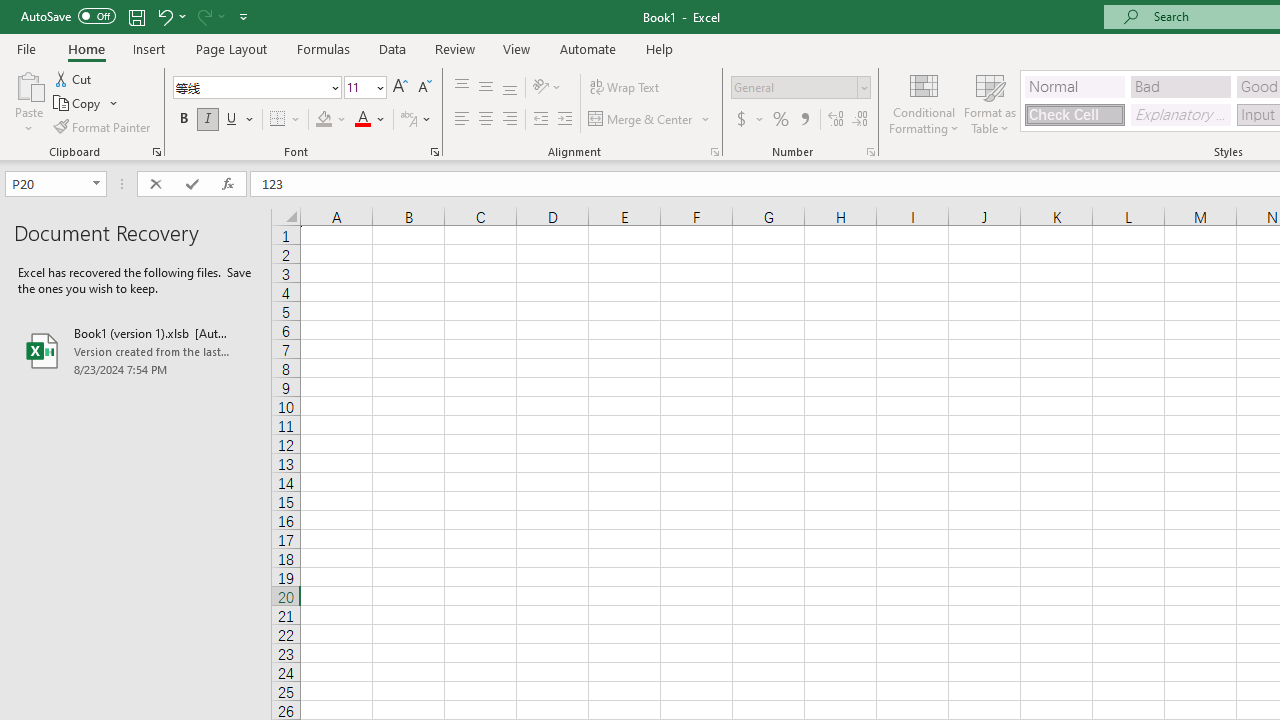 This screenshot has height=720, width=1280. I want to click on 'Copy', so click(85, 103).